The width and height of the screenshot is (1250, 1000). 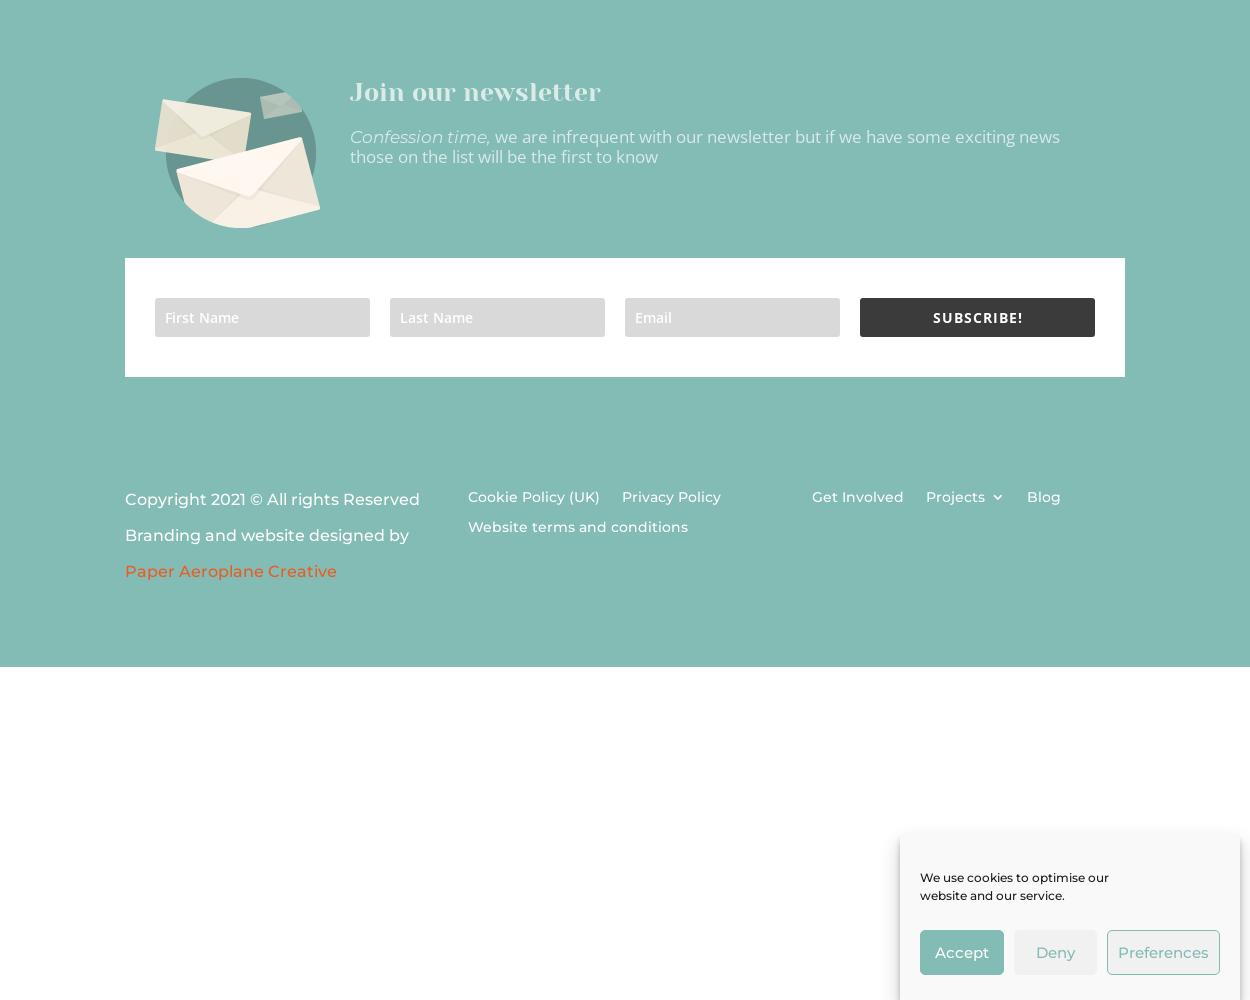 What do you see at coordinates (577, 527) in the screenshot?
I see `'Website terms and conditions'` at bounding box center [577, 527].